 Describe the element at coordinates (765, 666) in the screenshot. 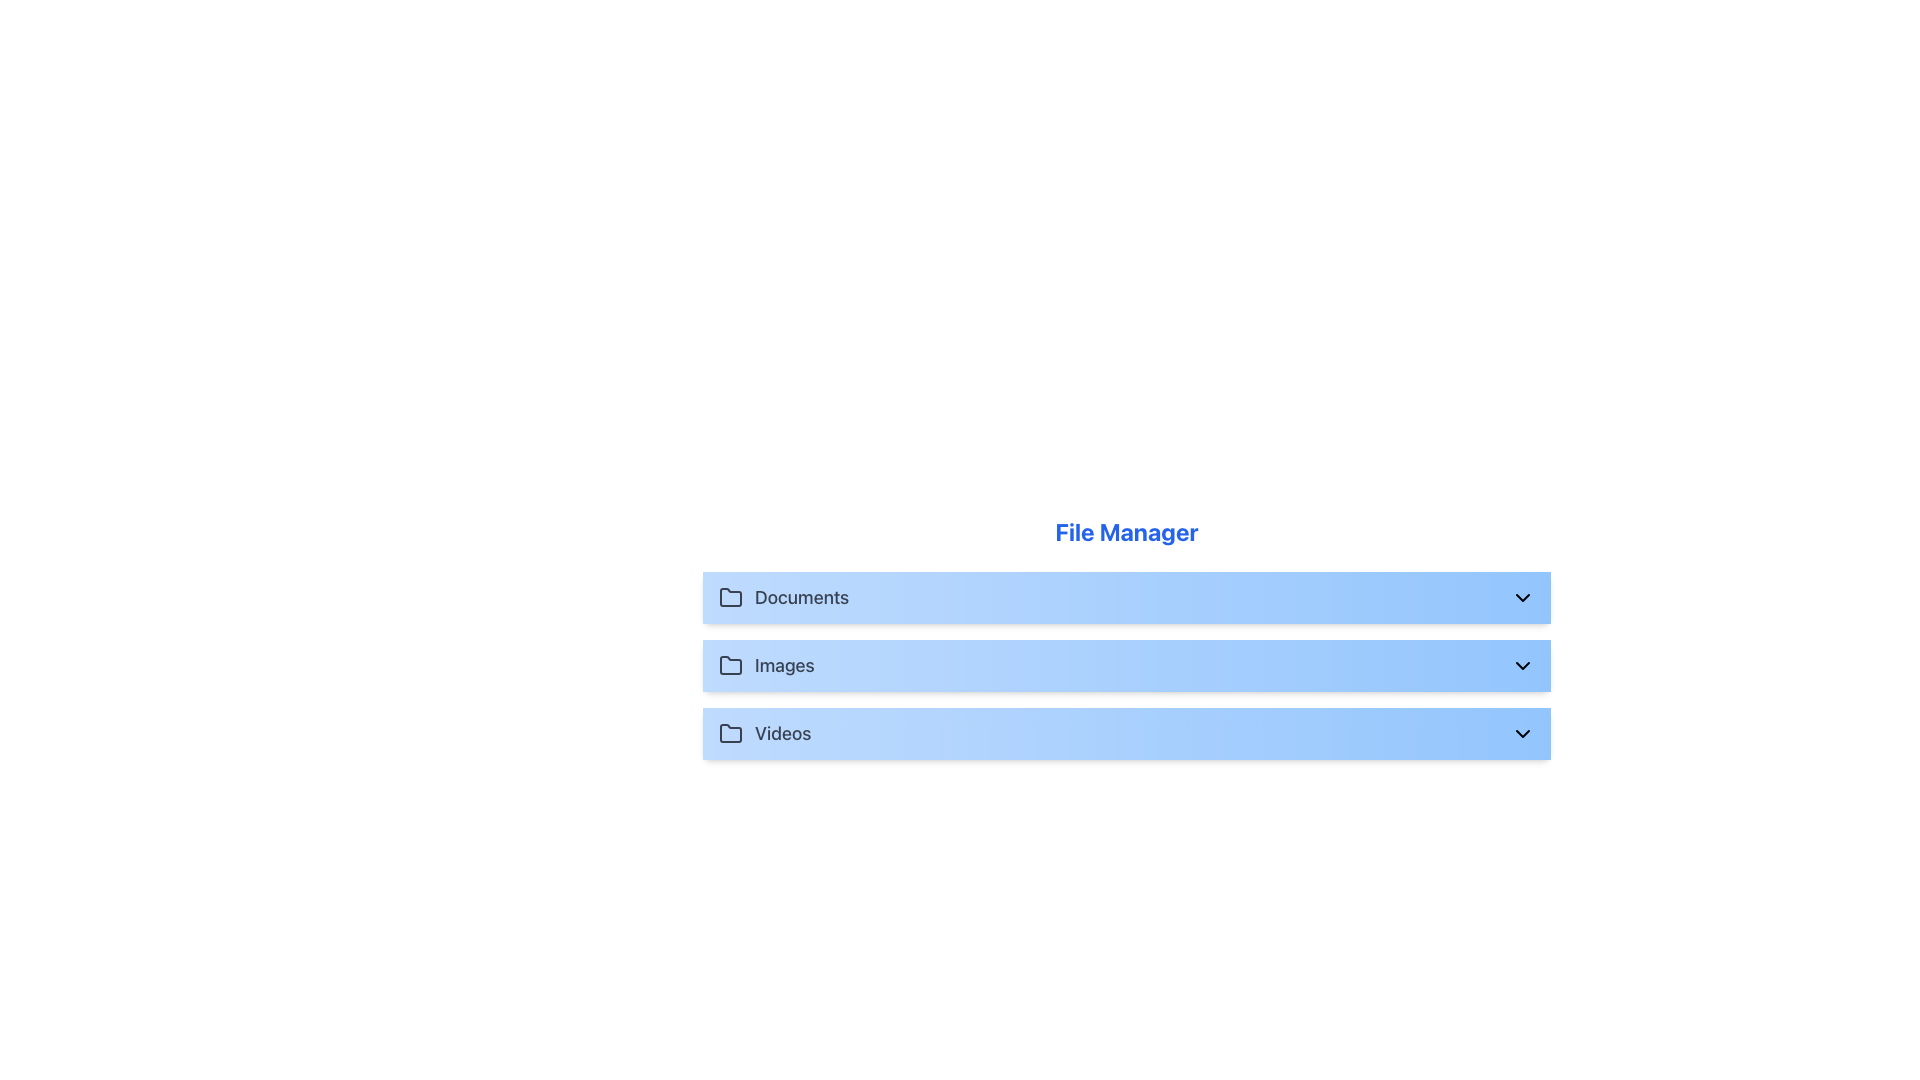

I see `the 'Images' text label with a folder icon in the File Manager` at that location.